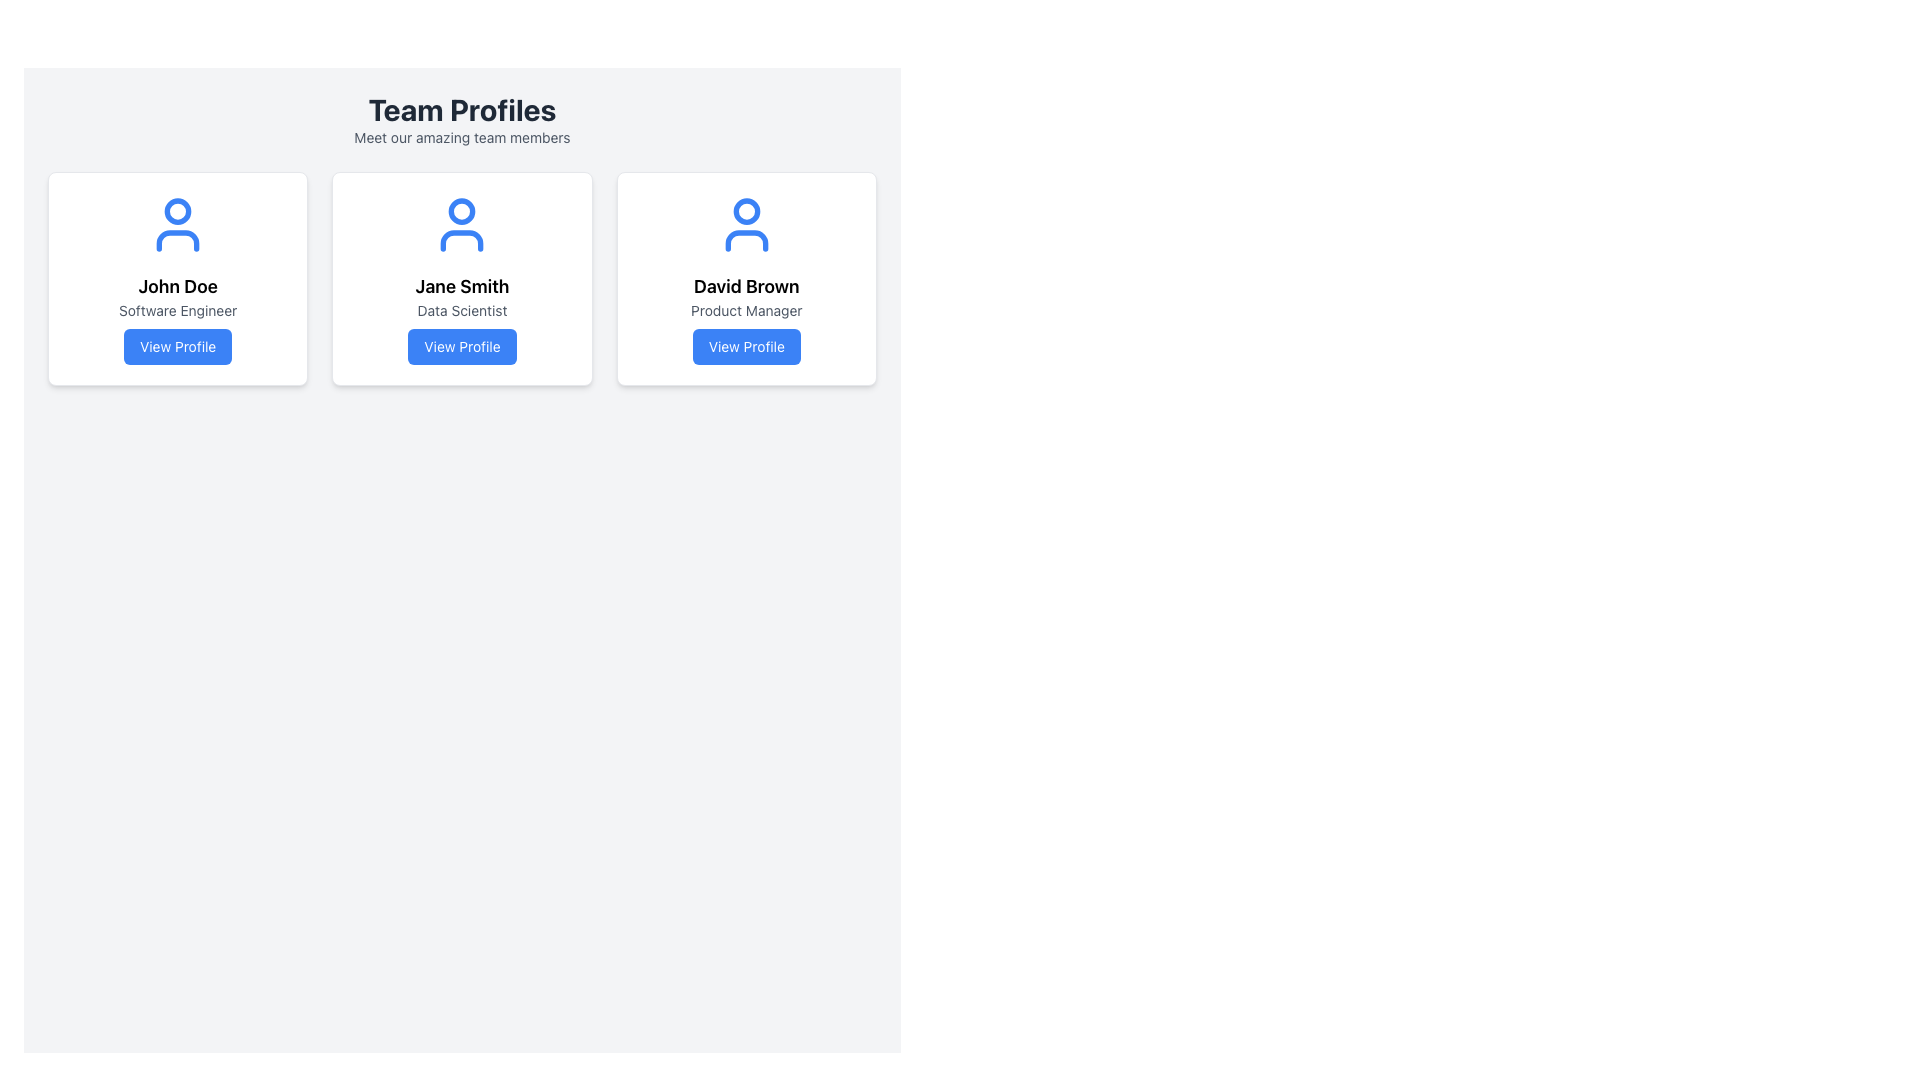 The image size is (1920, 1080). What do you see at coordinates (178, 286) in the screenshot?
I see `the text label displaying 'John Doe' in bold font, which is located at the top row of a grid layout within a card component` at bounding box center [178, 286].